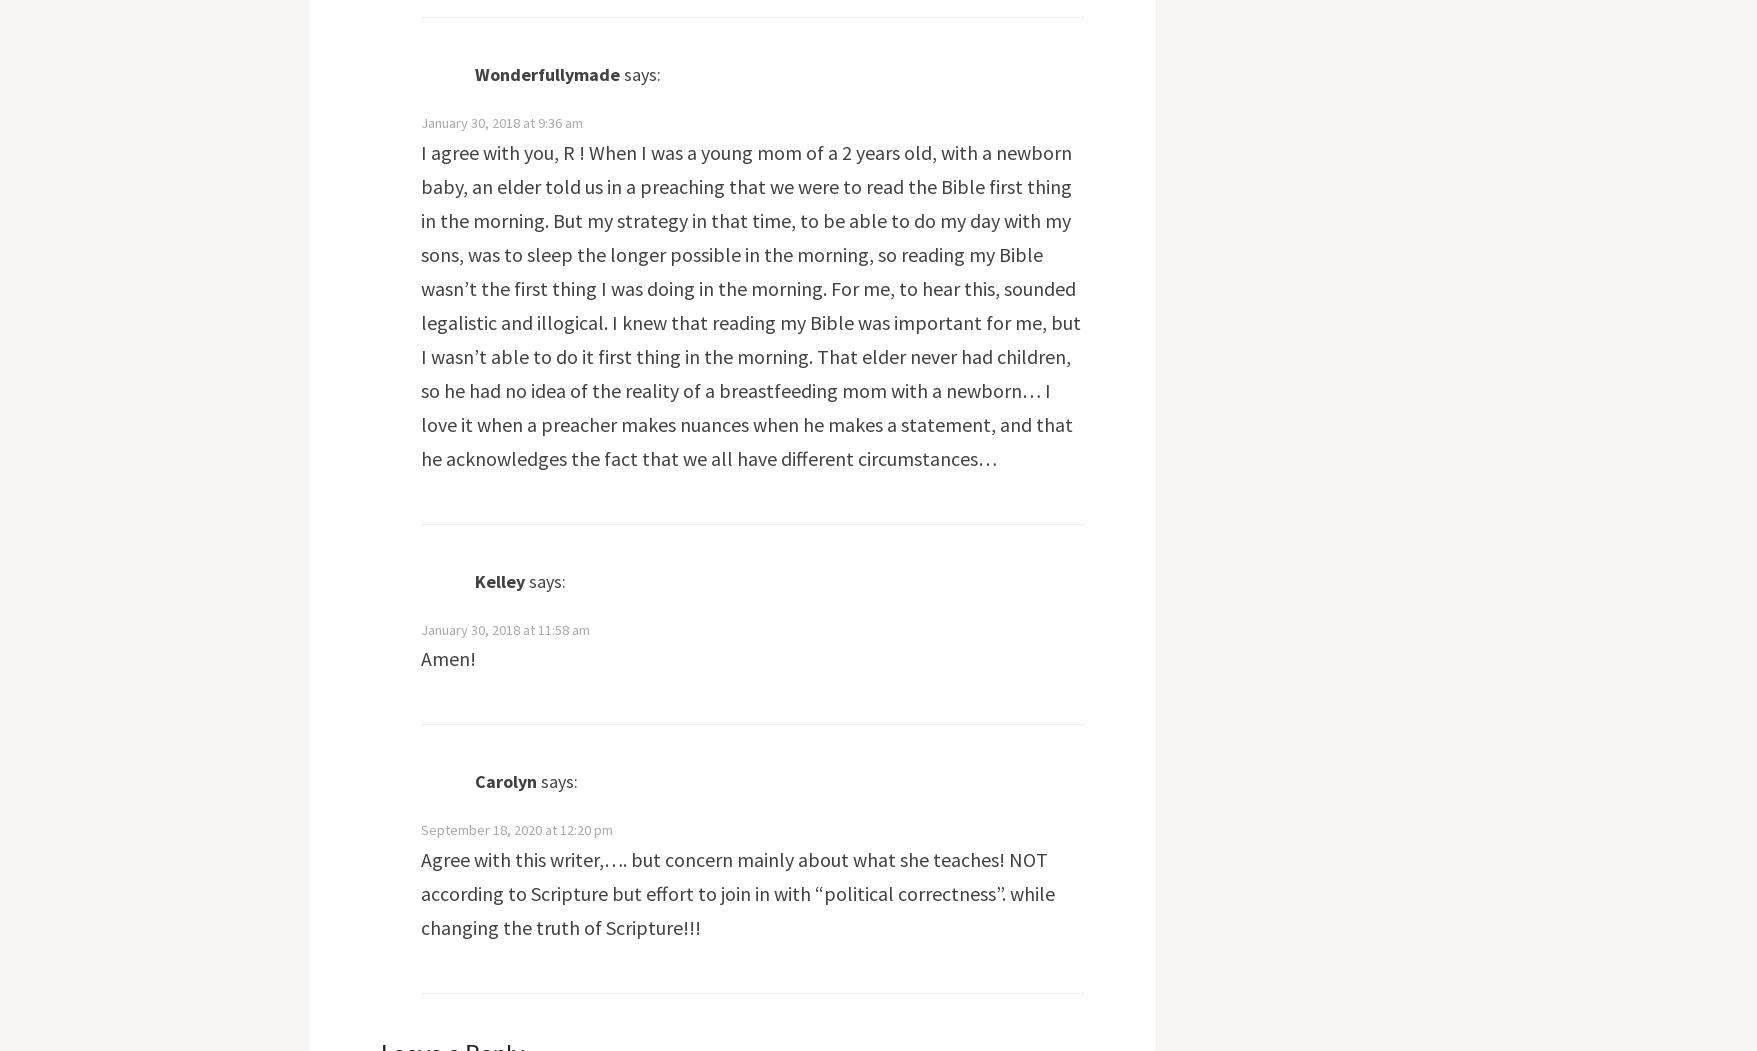  What do you see at coordinates (504, 780) in the screenshot?
I see `'Carolyn'` at bounding box center [504, 780].